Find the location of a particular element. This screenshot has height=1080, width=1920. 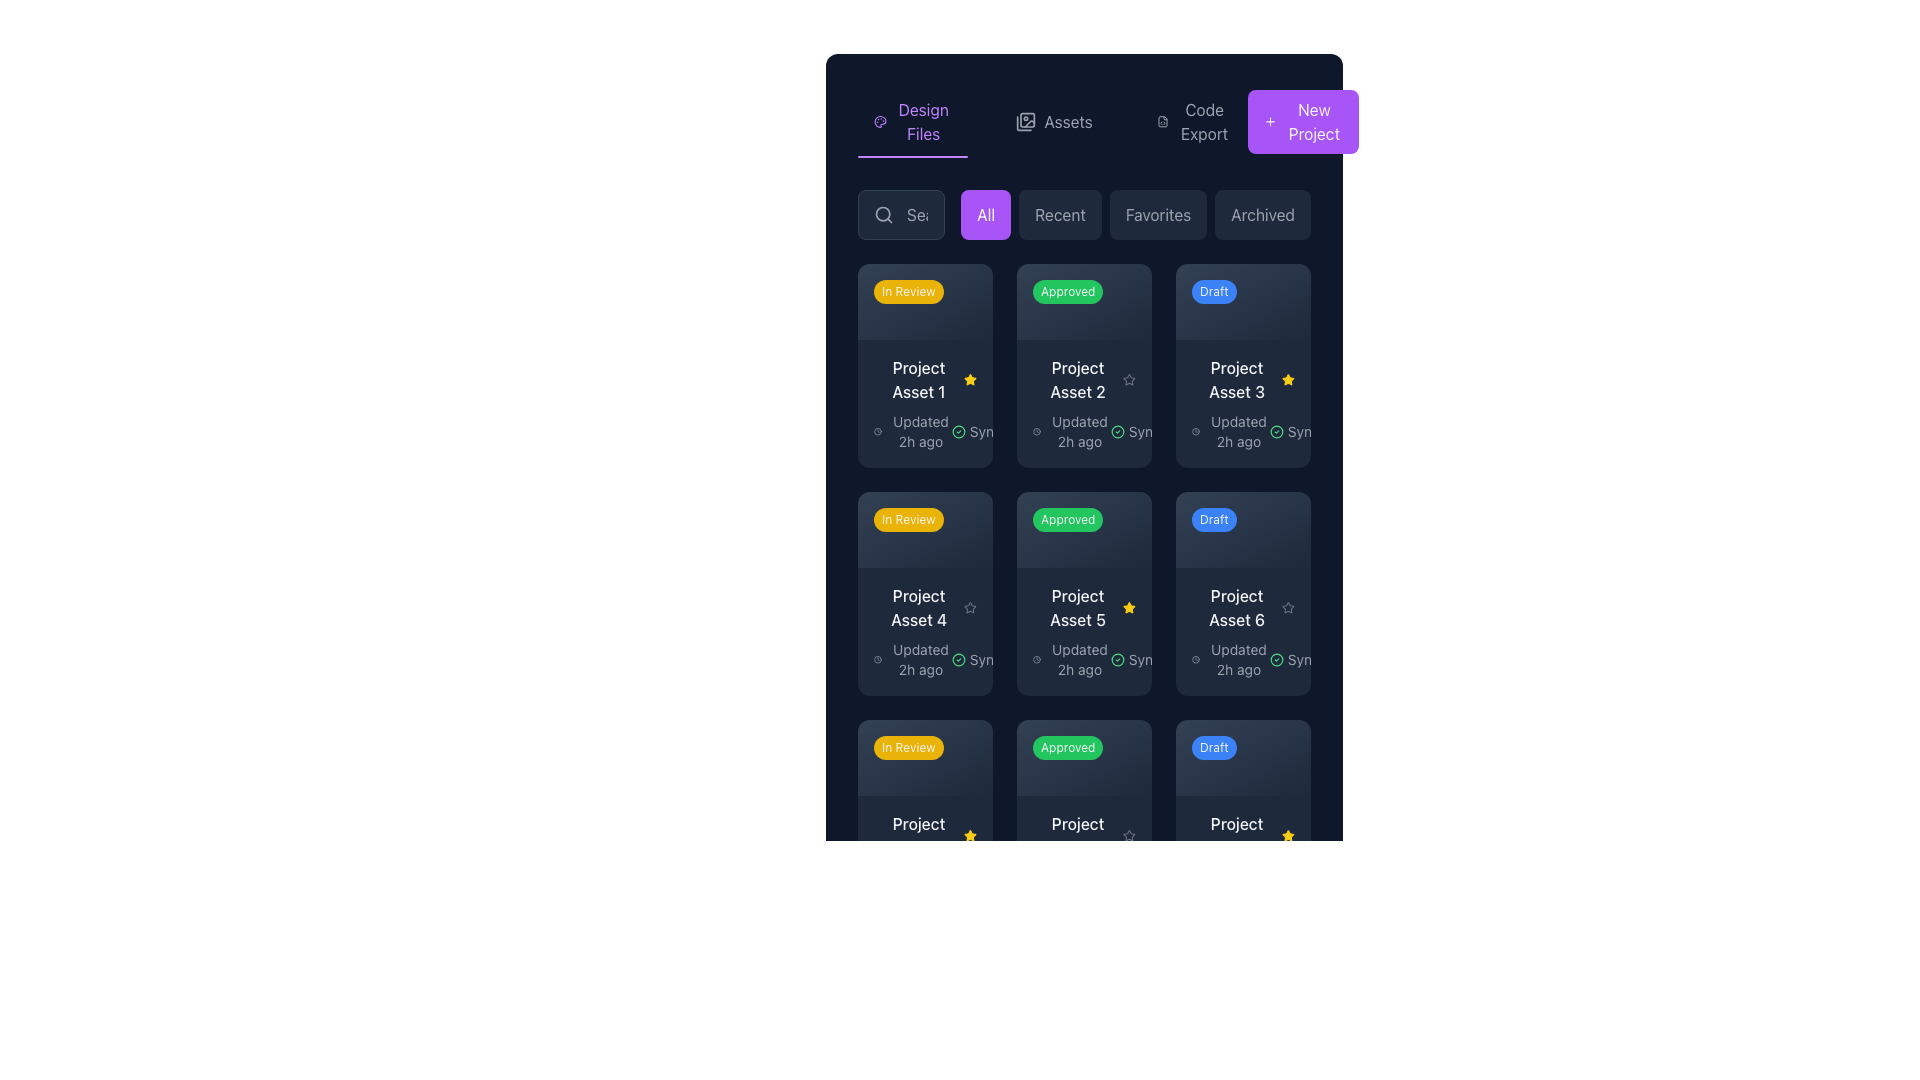

the star-shaped icon indicating importance or favorite status, located to the top-right of the text 'Project Asset 8' within its card is located at coordinates (1129, 835).